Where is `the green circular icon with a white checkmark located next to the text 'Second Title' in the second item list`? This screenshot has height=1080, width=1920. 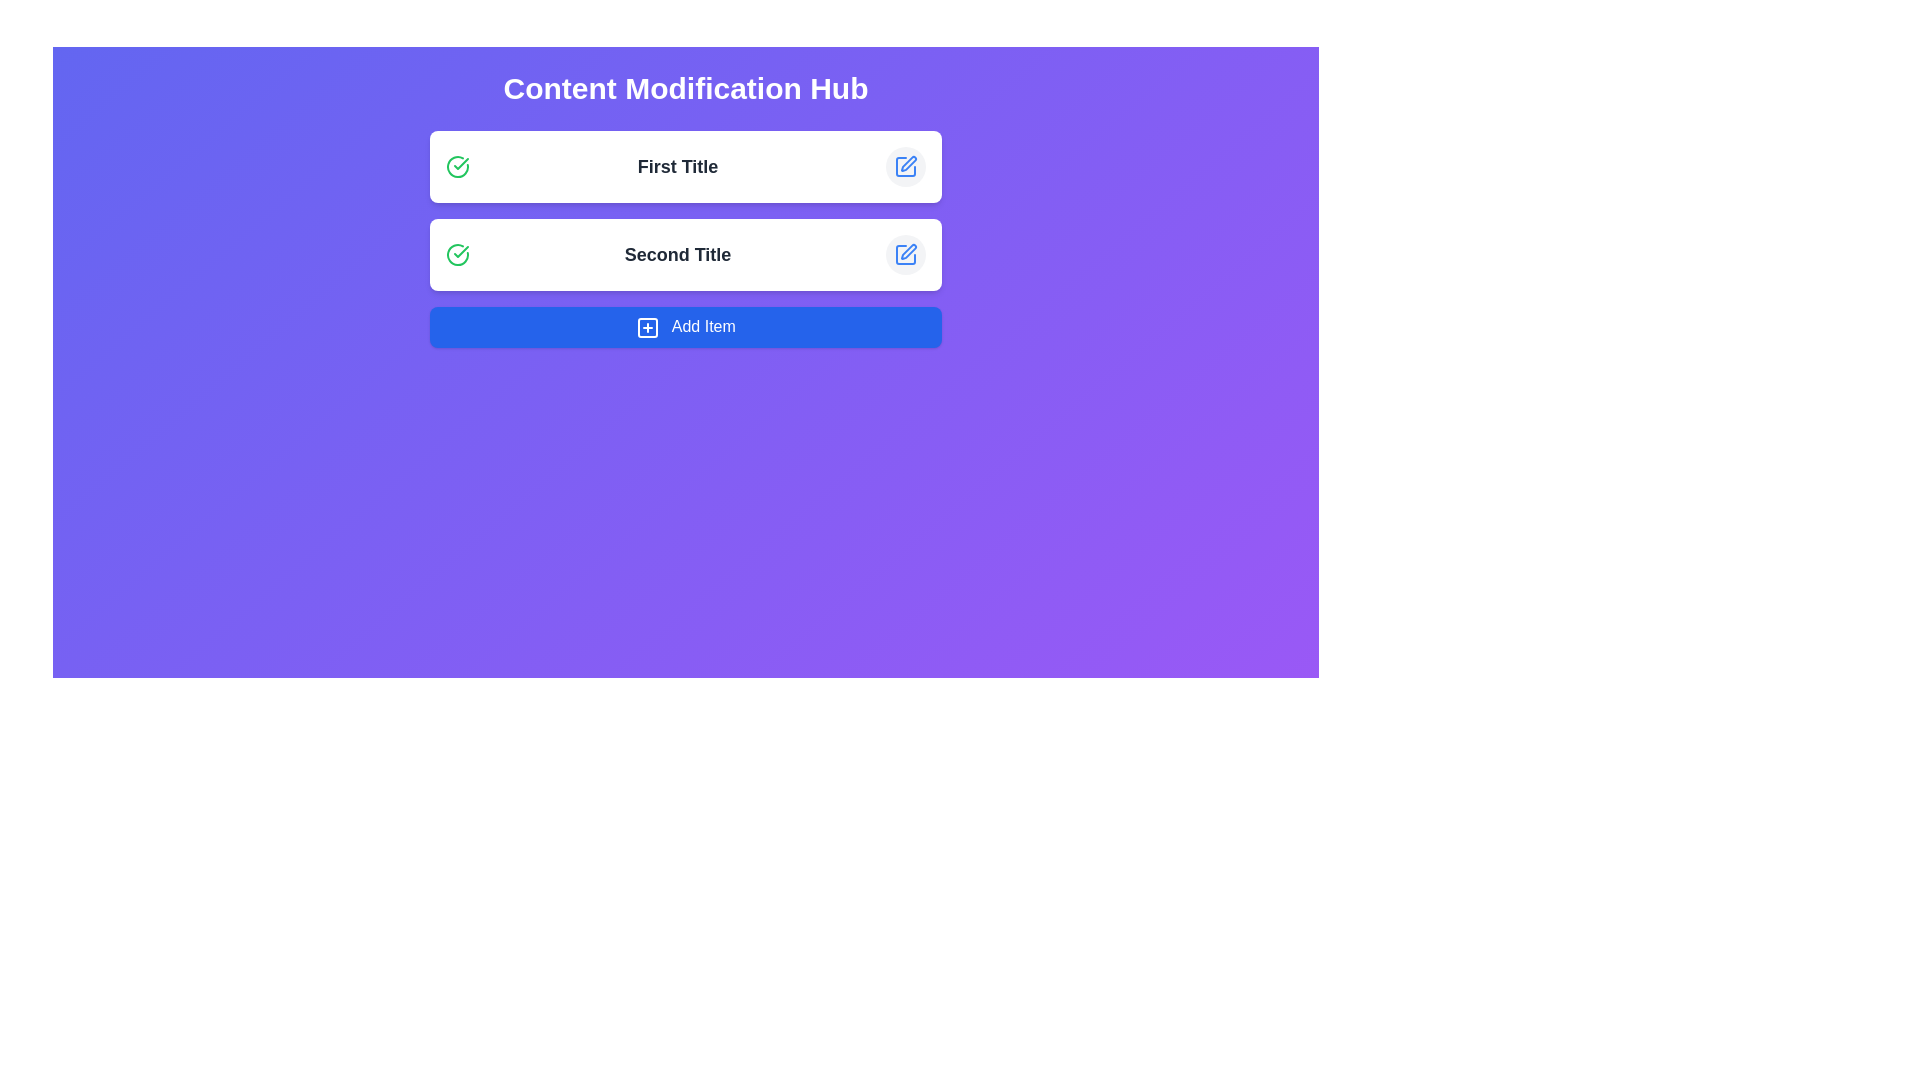 the green circular icon with a white checkmark located next to the text 'Second Title' in the second item list is located at coordinates (456, 165).